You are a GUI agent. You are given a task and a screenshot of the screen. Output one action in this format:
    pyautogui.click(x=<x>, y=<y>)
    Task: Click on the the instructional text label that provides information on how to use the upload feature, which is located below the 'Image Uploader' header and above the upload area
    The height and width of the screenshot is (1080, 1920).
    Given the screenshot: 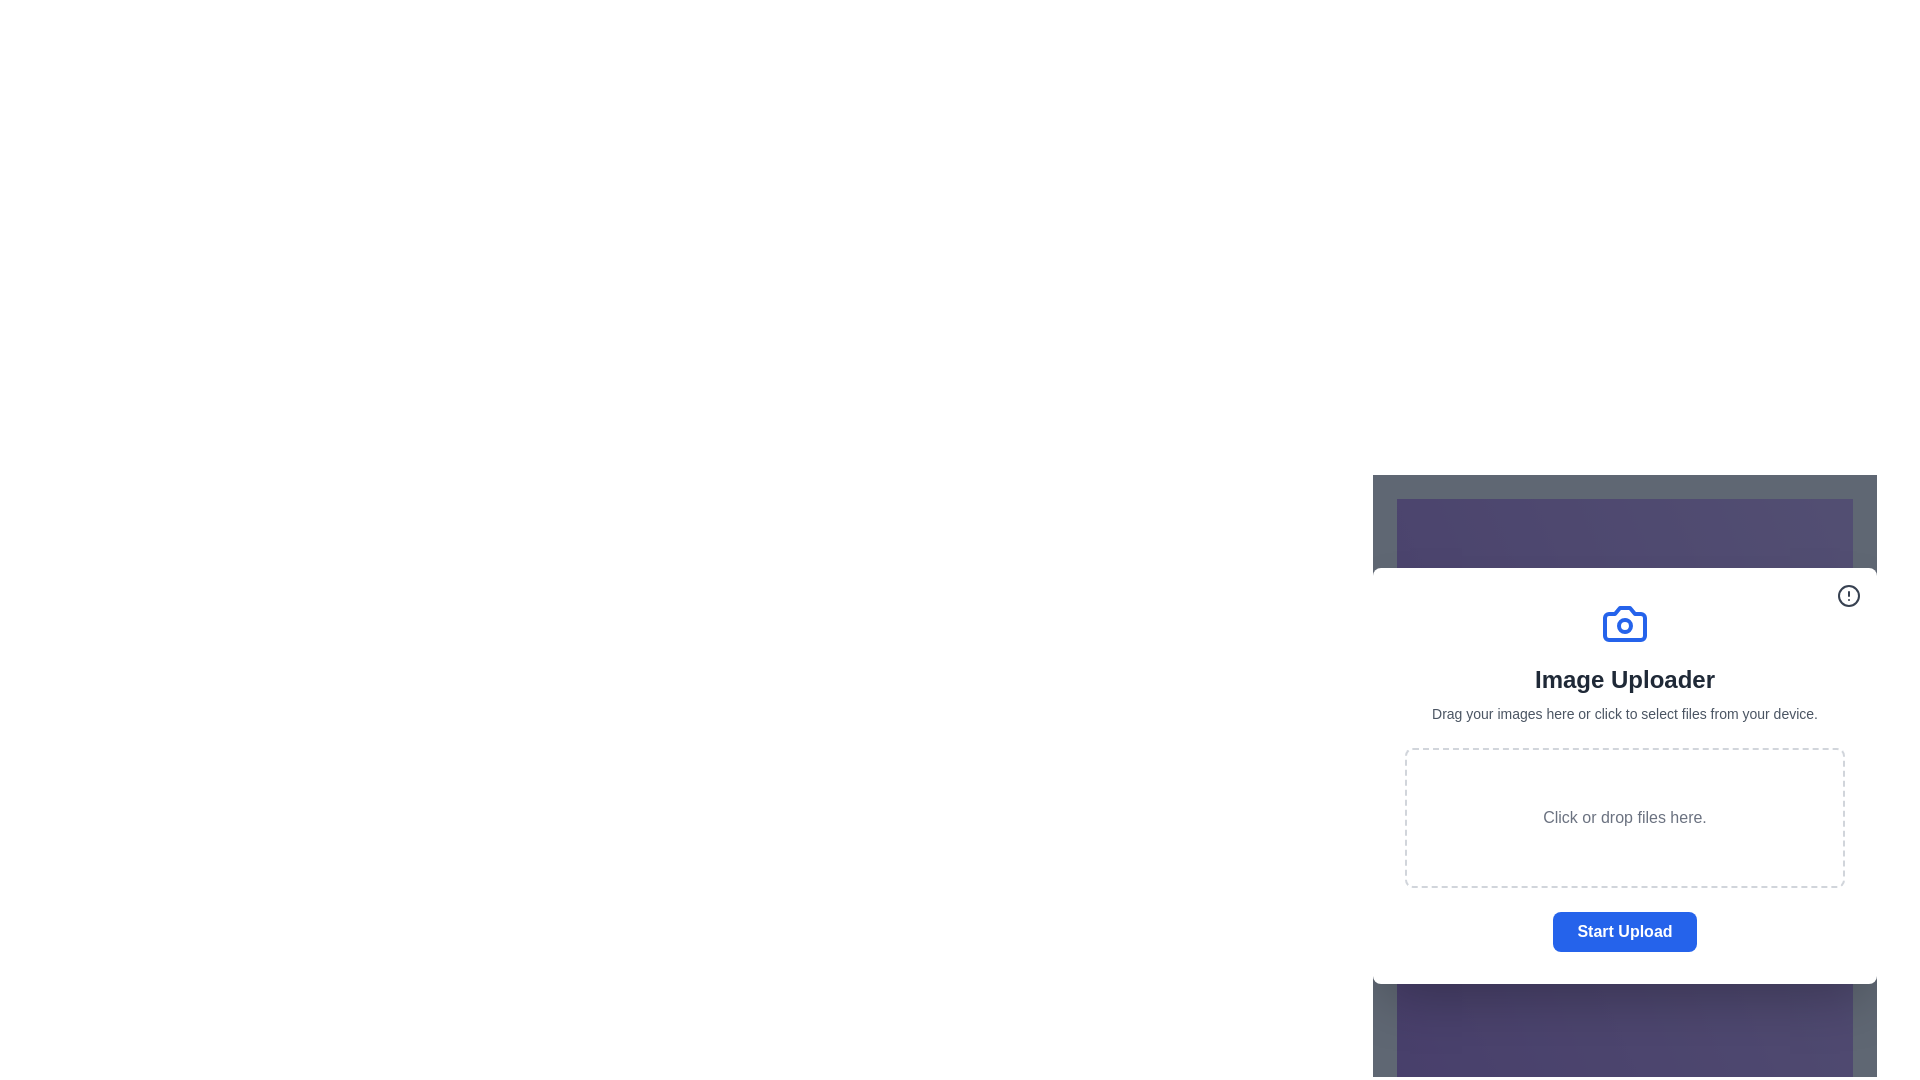 What is the action you would take?
    pyautogui.click(x=1625, y=712)
    